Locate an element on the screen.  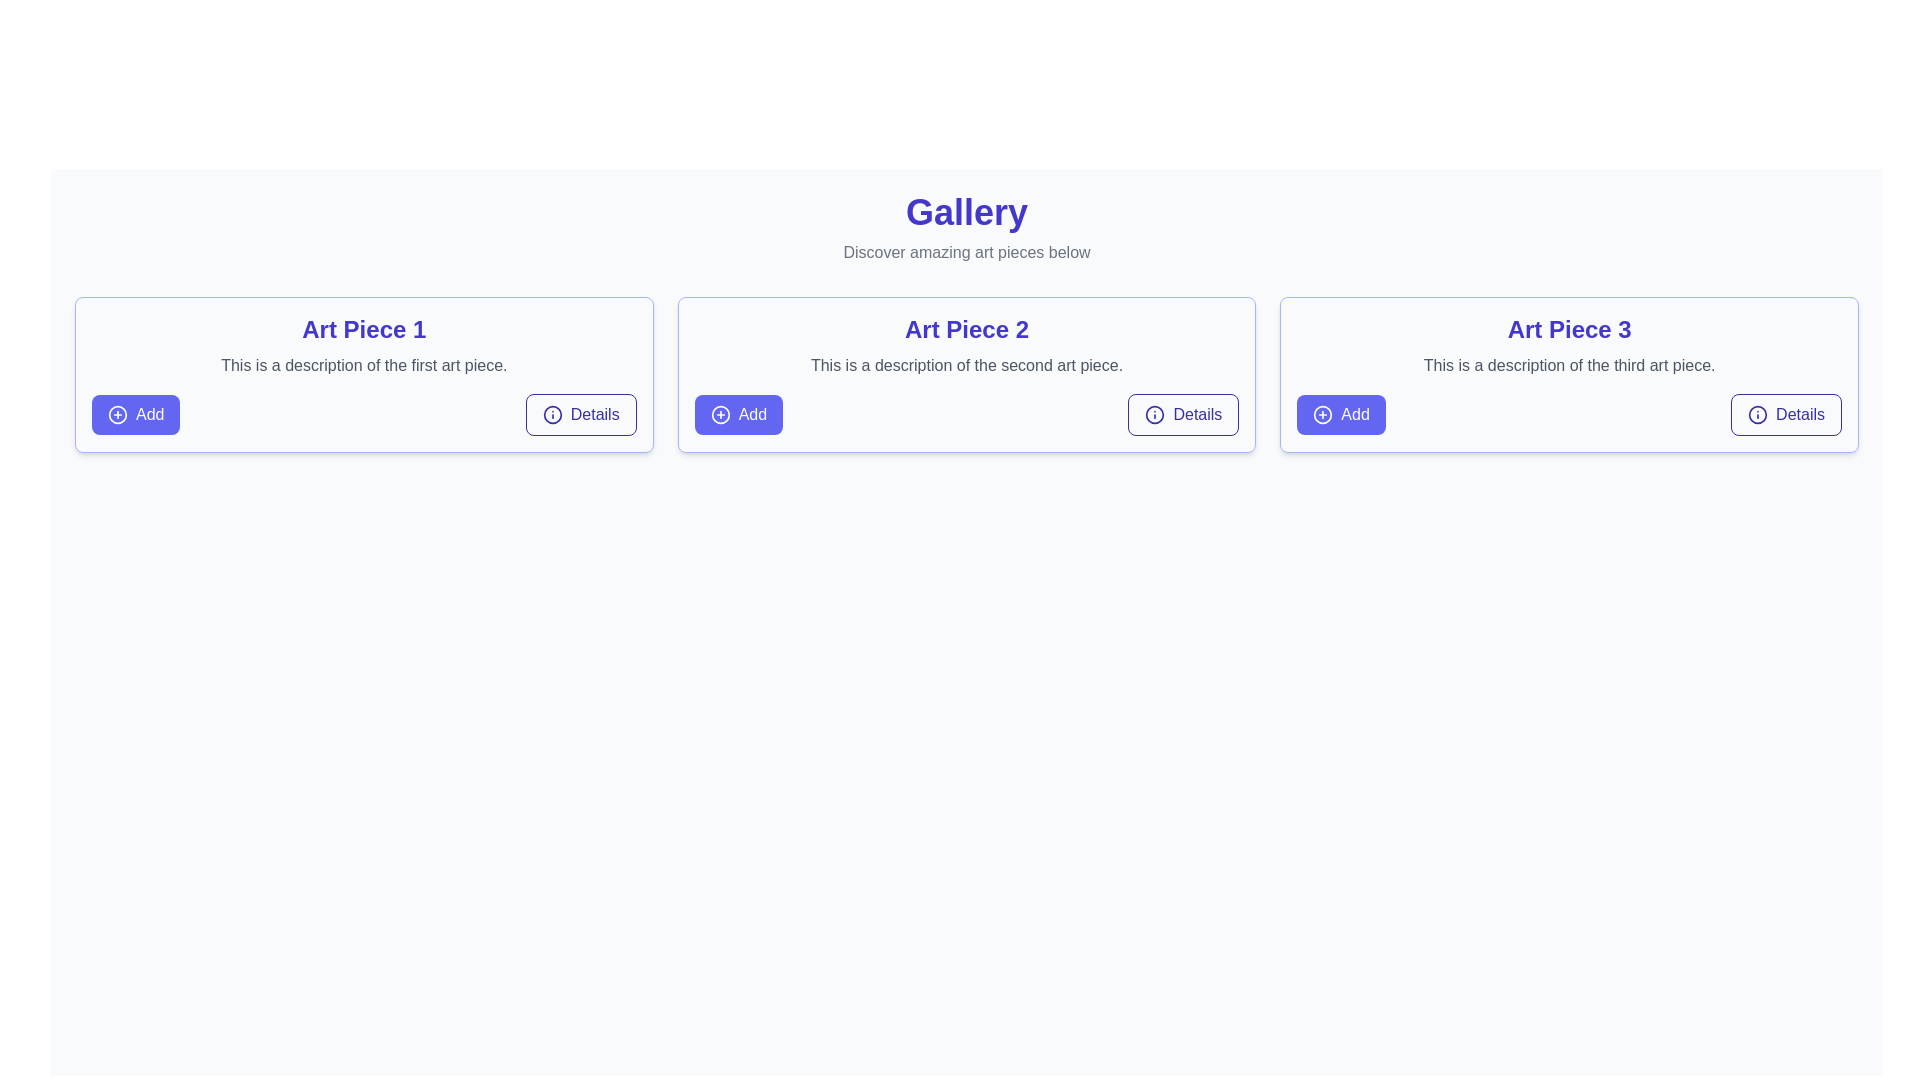
circular blue outlined icon with a centered 'i' symbol located to the left of the 'Details' button in the 'Art Piece 3' section is located at coordinates (1757, 414).